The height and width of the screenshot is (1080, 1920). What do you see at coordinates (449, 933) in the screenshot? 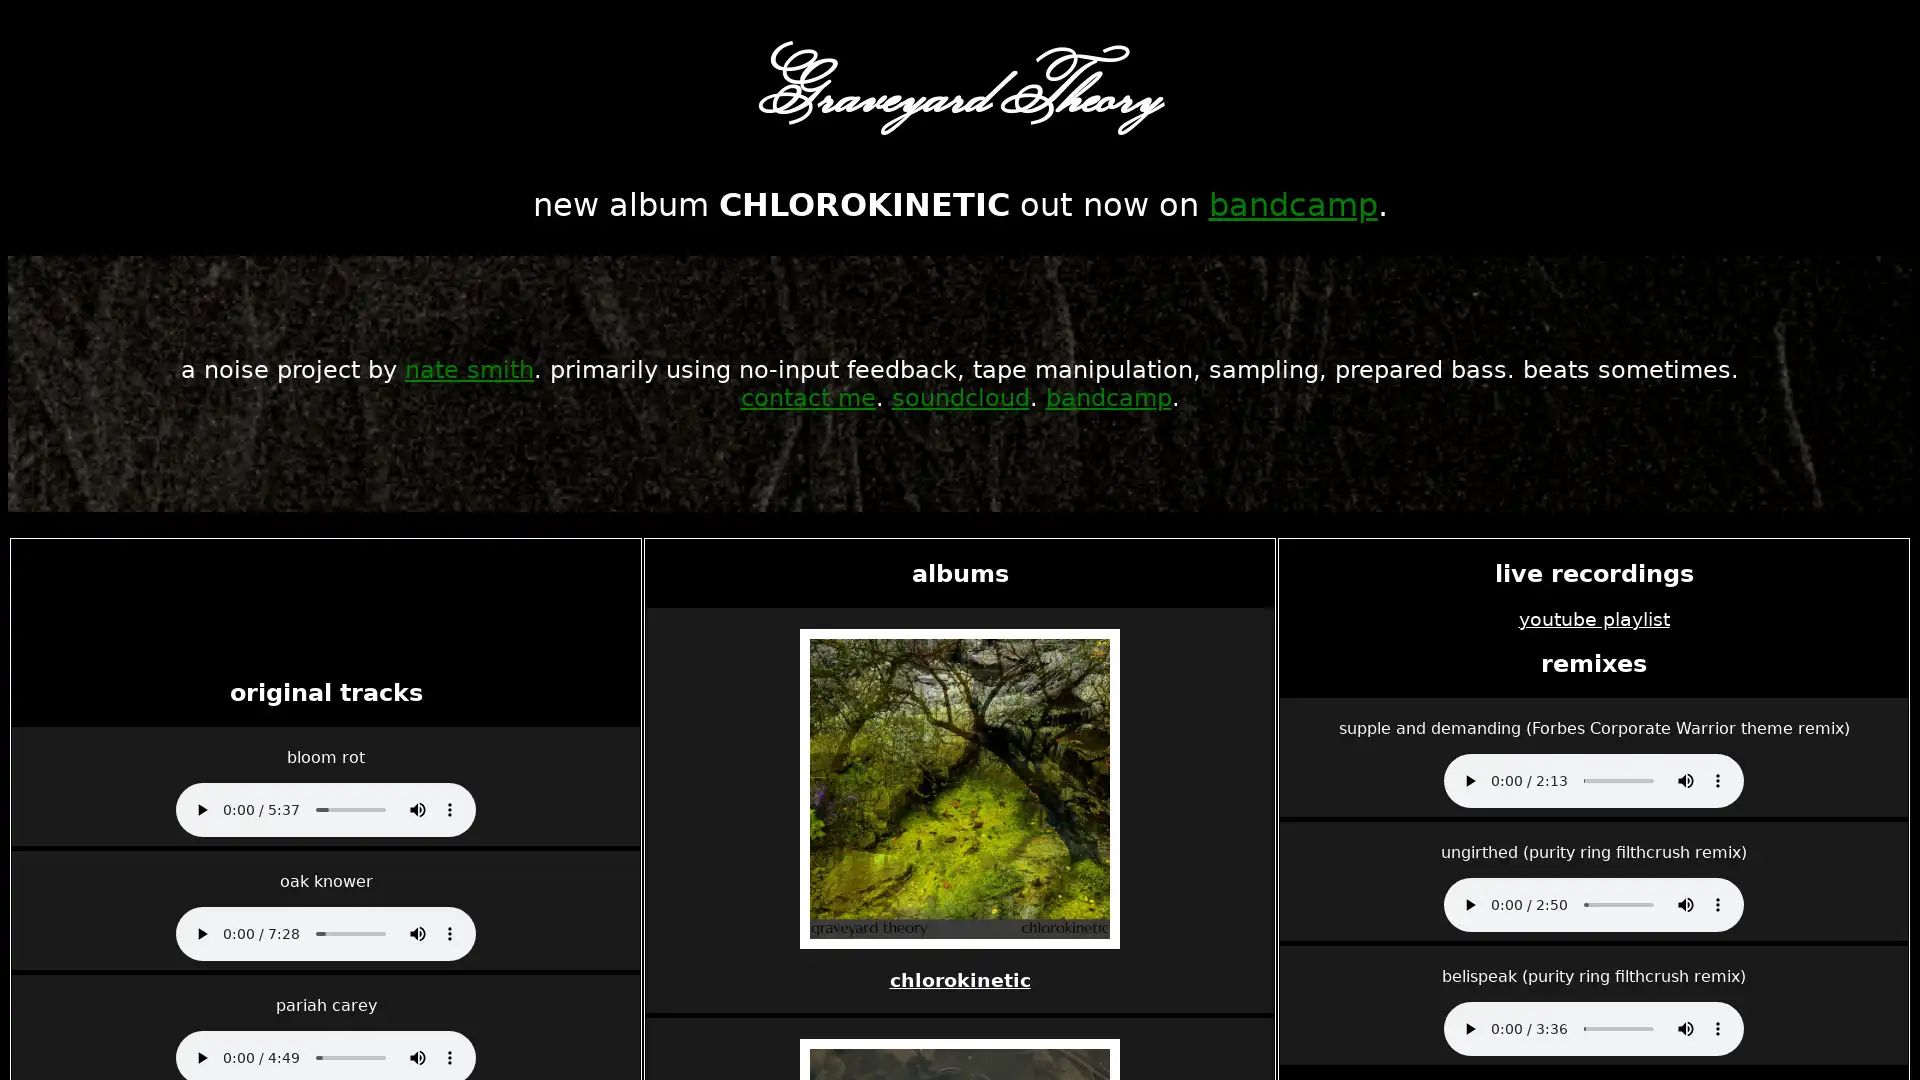
I see `show more media controls` at bounding box center [449, 933].